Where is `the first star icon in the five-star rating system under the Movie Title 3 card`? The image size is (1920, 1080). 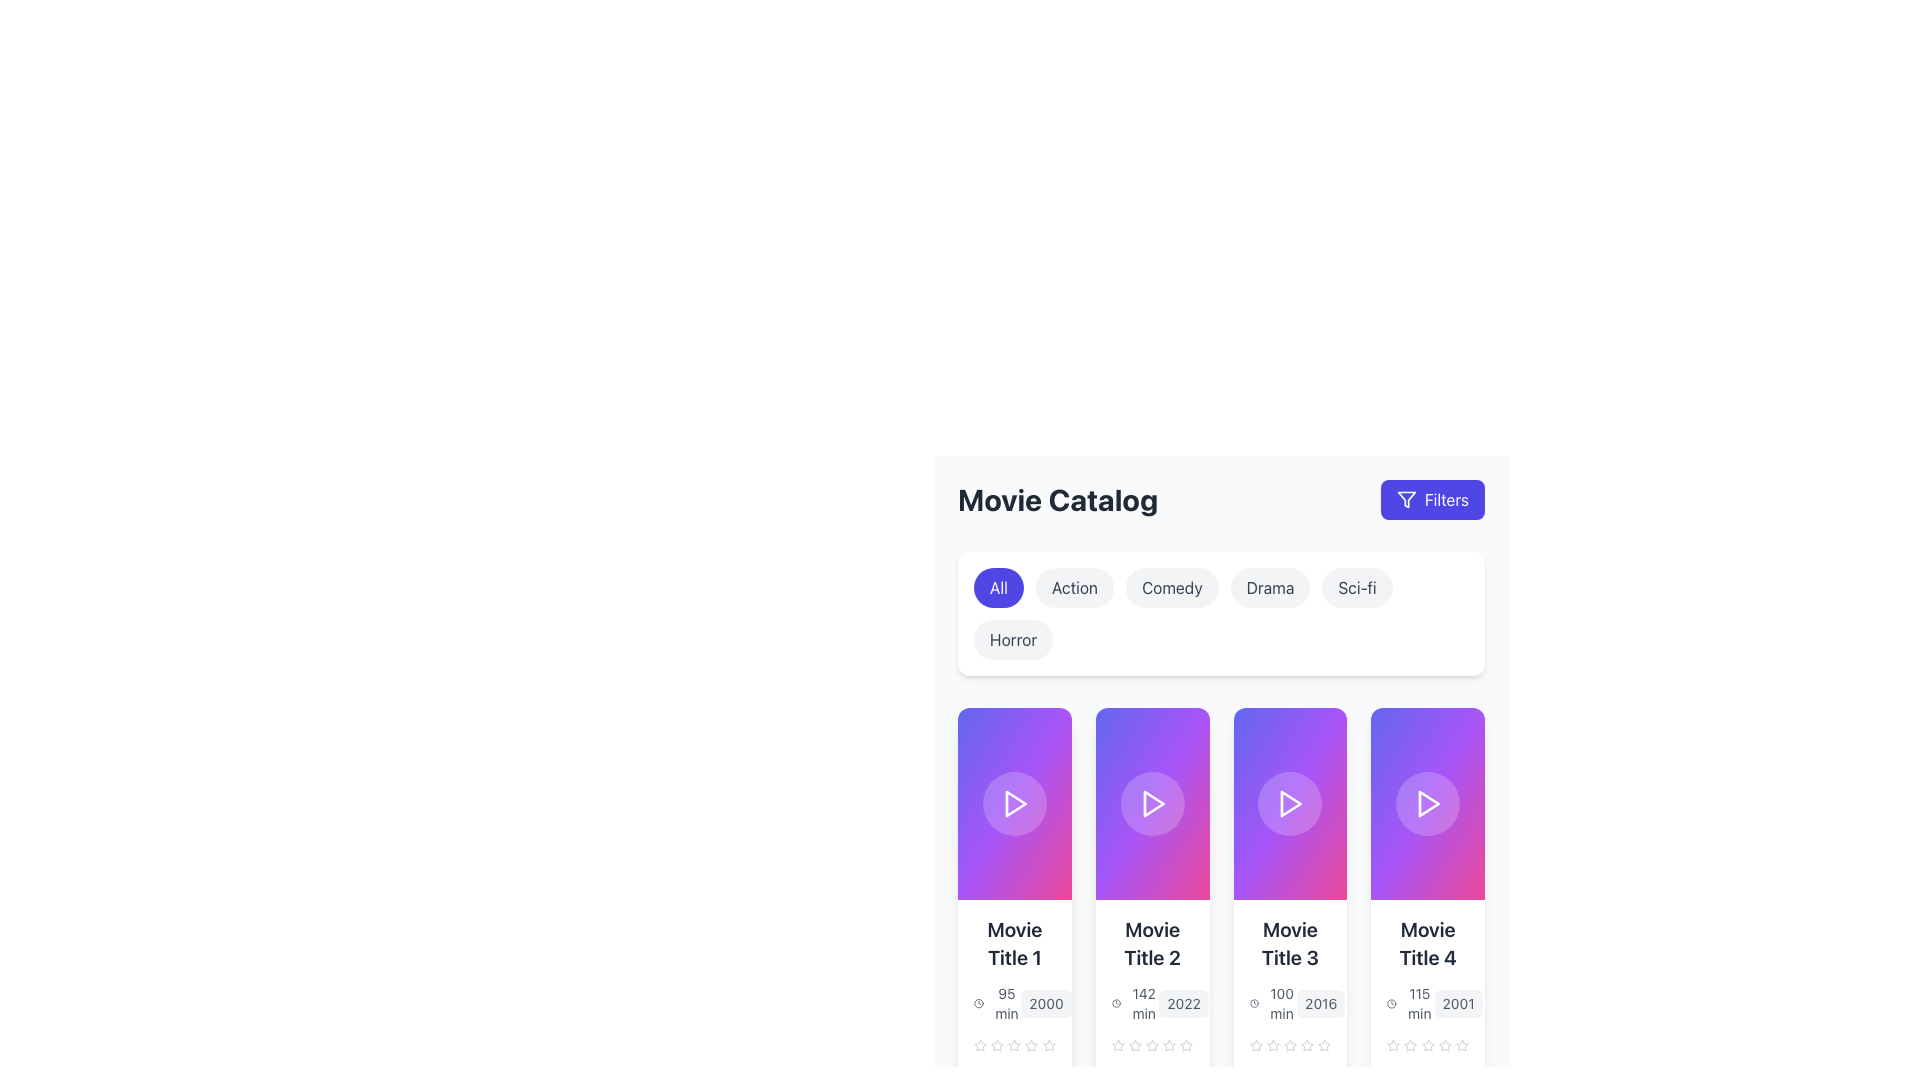
the first star icon in the five-star rating system under the Movie Title 3 card is located at coordinates (1272, 1044).